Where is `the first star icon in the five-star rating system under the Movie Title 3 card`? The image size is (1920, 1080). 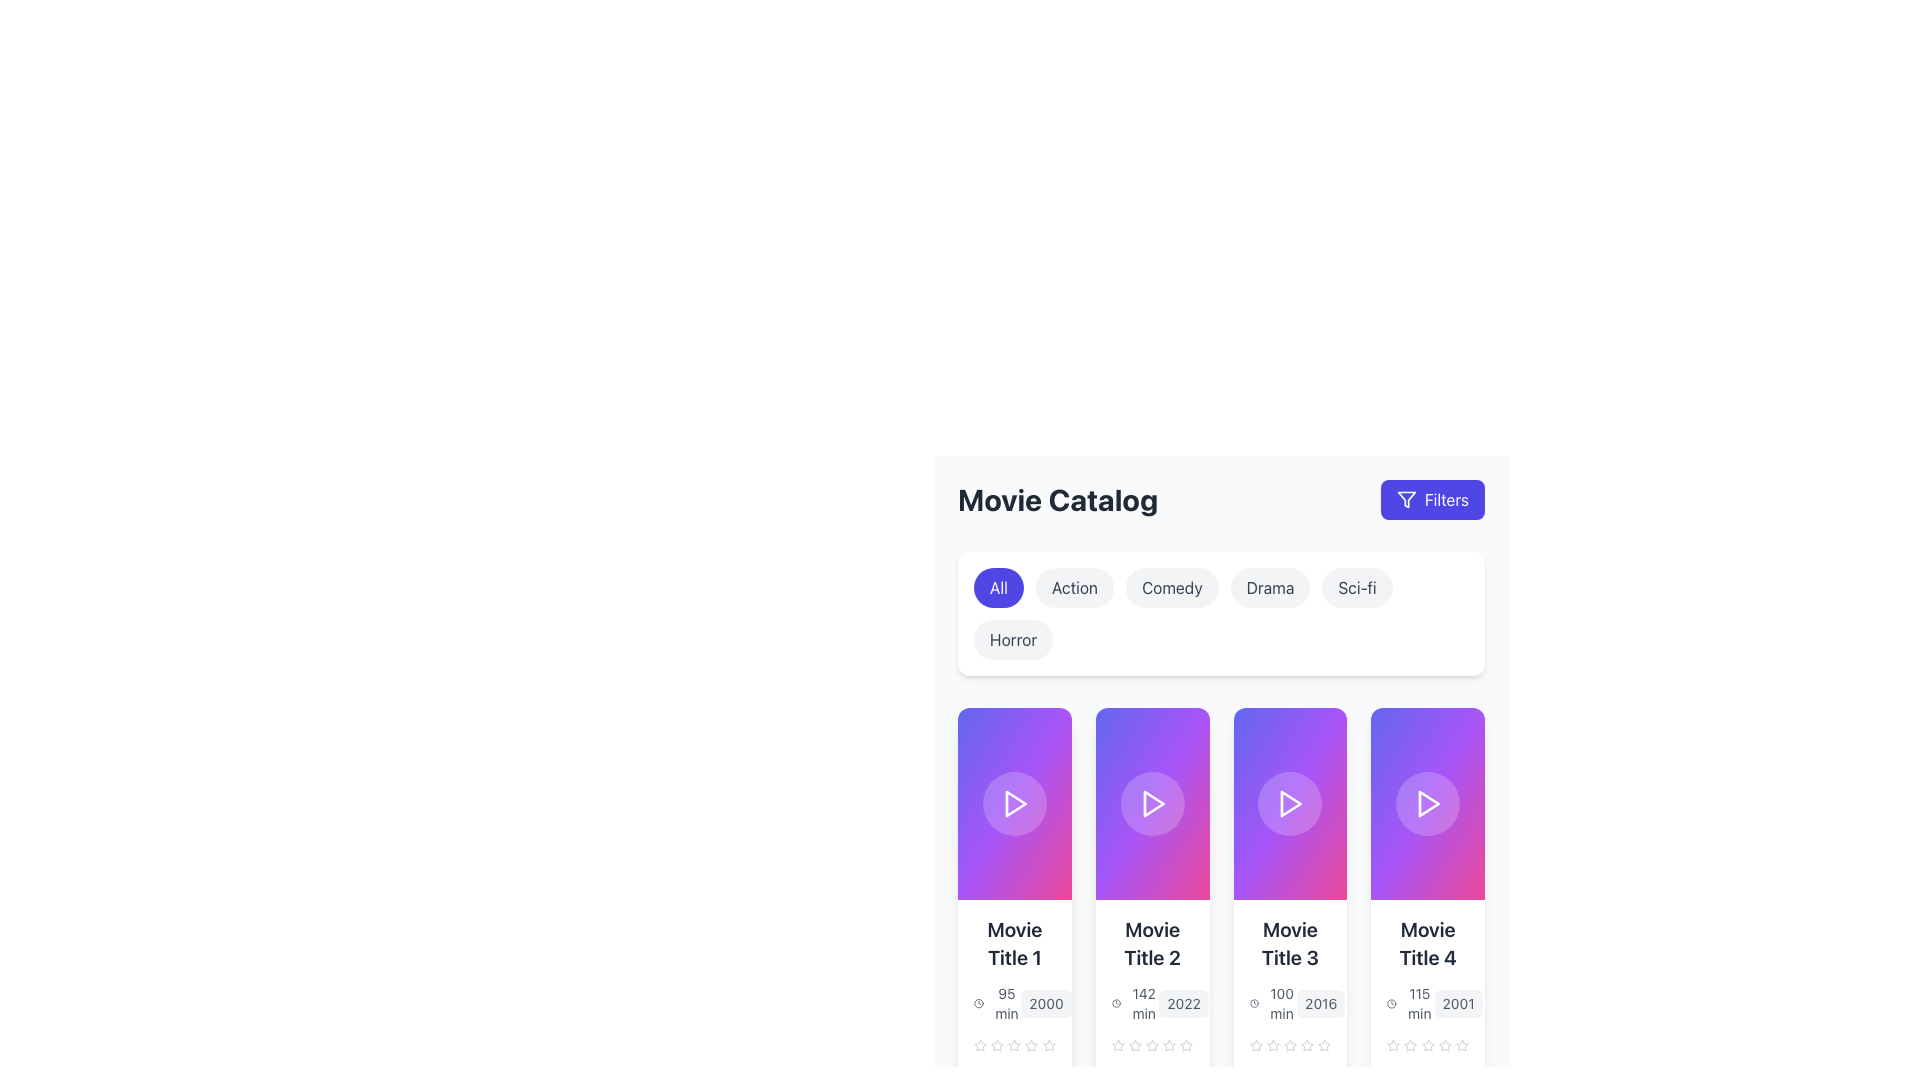
the first star icon in the five-star rating system under the Movie Title 3 card is located at coordinates (1272, 1044).